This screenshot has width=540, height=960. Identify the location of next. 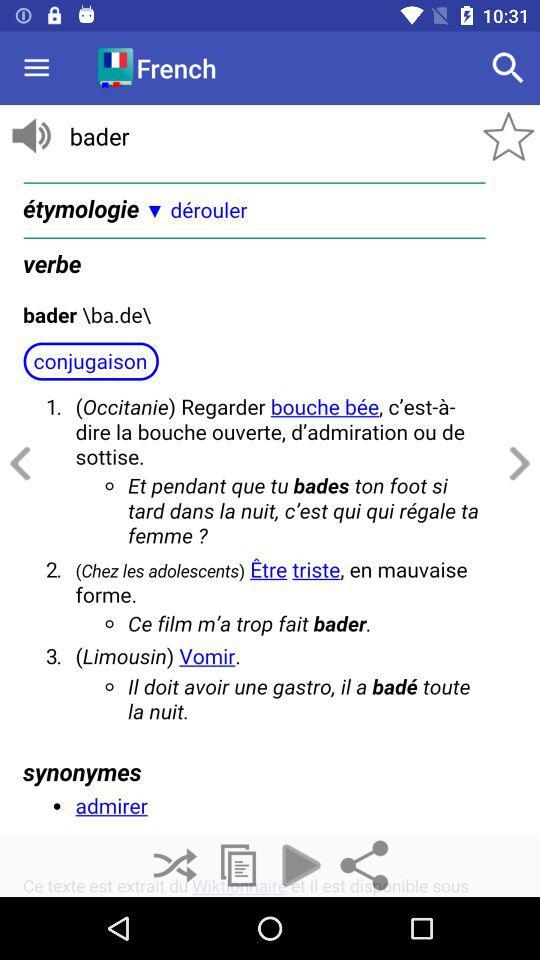
(516, 464).